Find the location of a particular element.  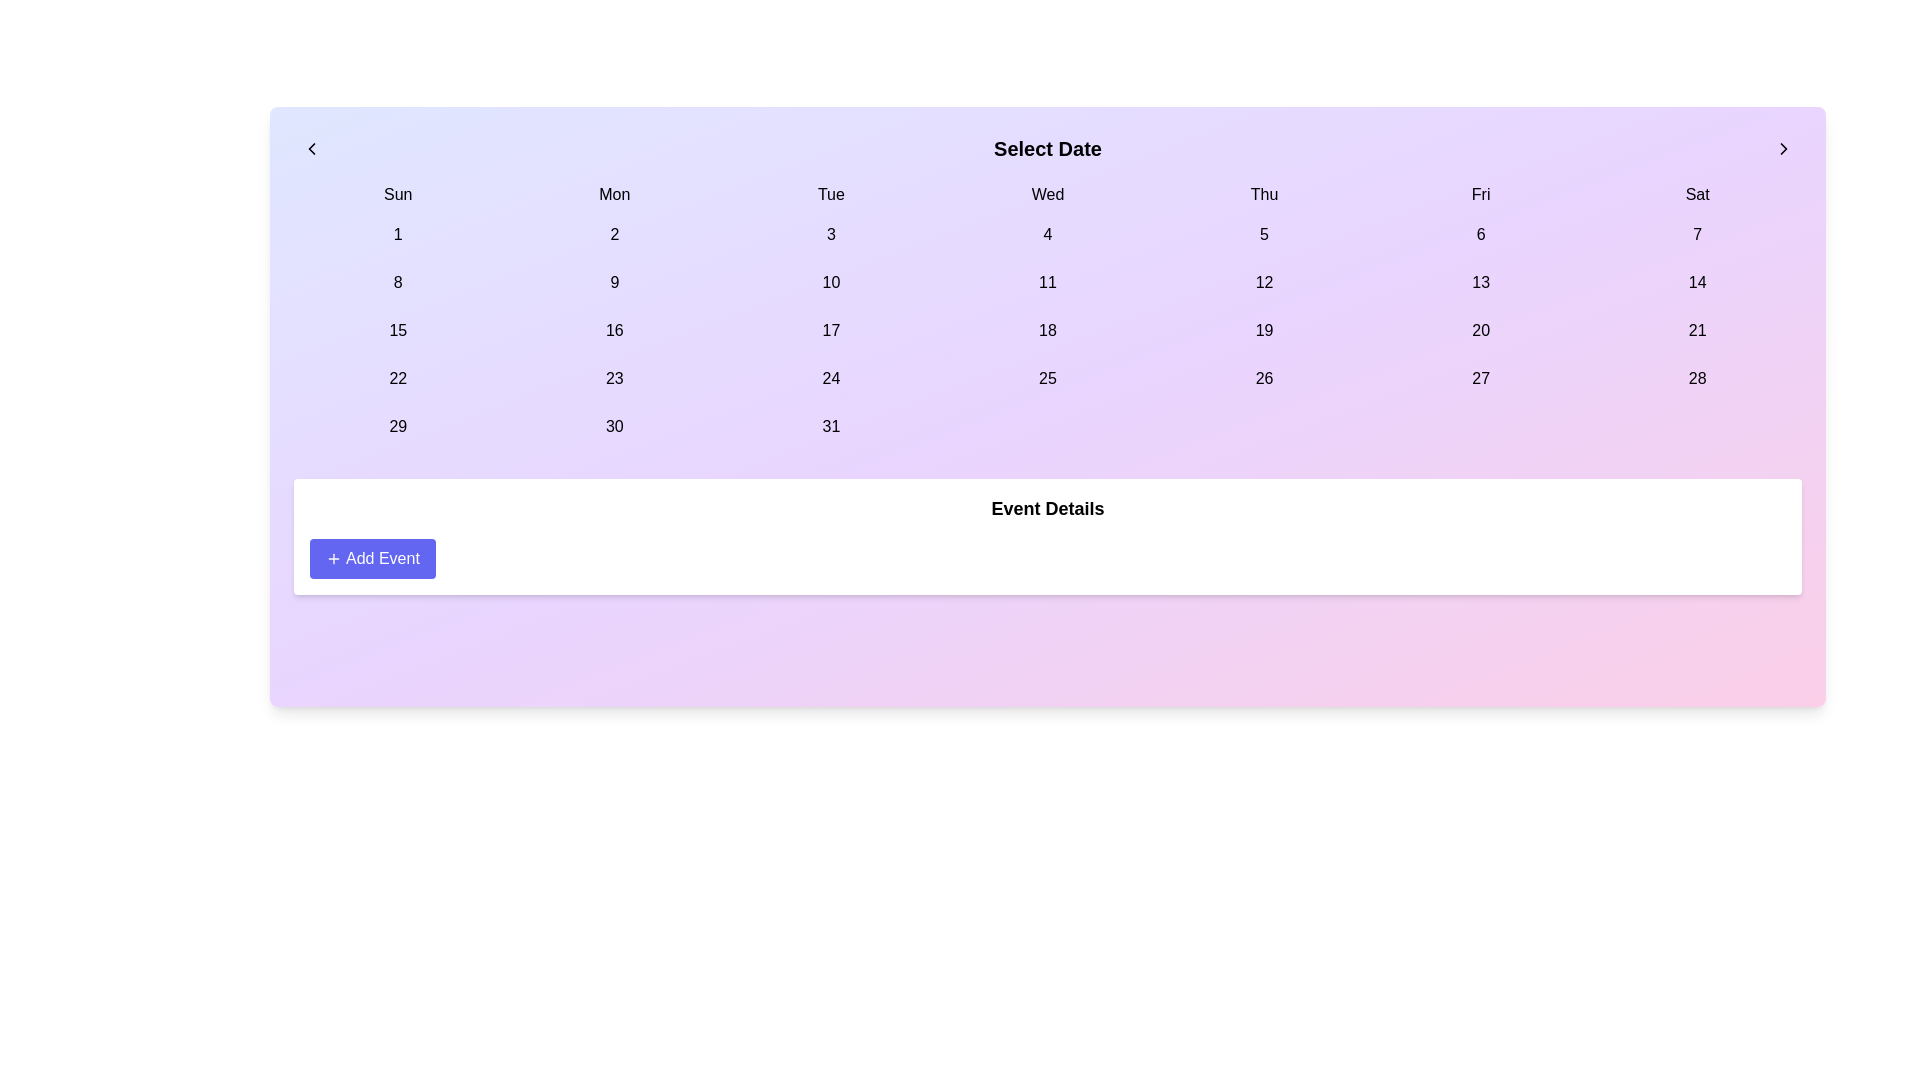

the left chevron icon located in the top-left corner of the interface, which allows users to move or scroll left in a sequence or view is located at coordinates (311, 148).